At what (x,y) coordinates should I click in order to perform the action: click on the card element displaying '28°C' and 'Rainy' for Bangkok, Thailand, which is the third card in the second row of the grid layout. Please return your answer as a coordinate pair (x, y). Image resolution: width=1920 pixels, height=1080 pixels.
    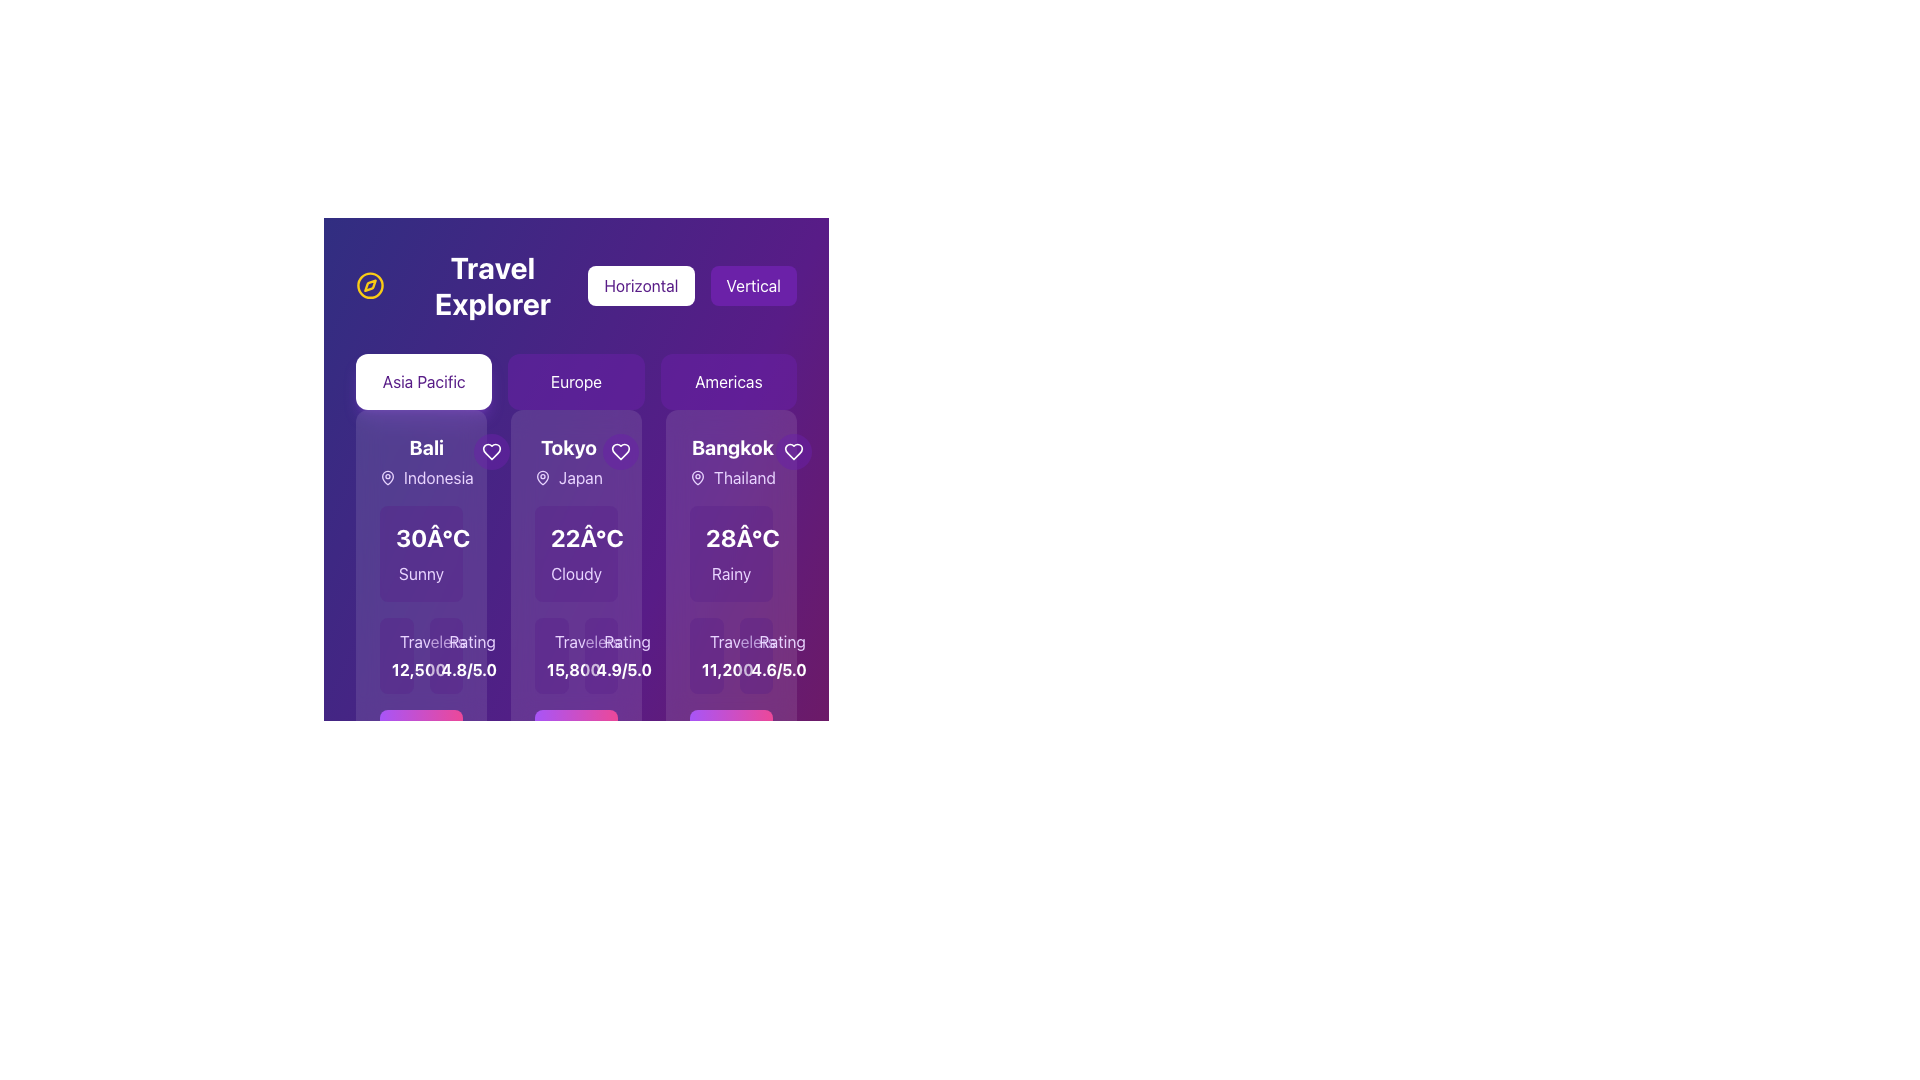
    Looking at the image, I should click on (730, 554).